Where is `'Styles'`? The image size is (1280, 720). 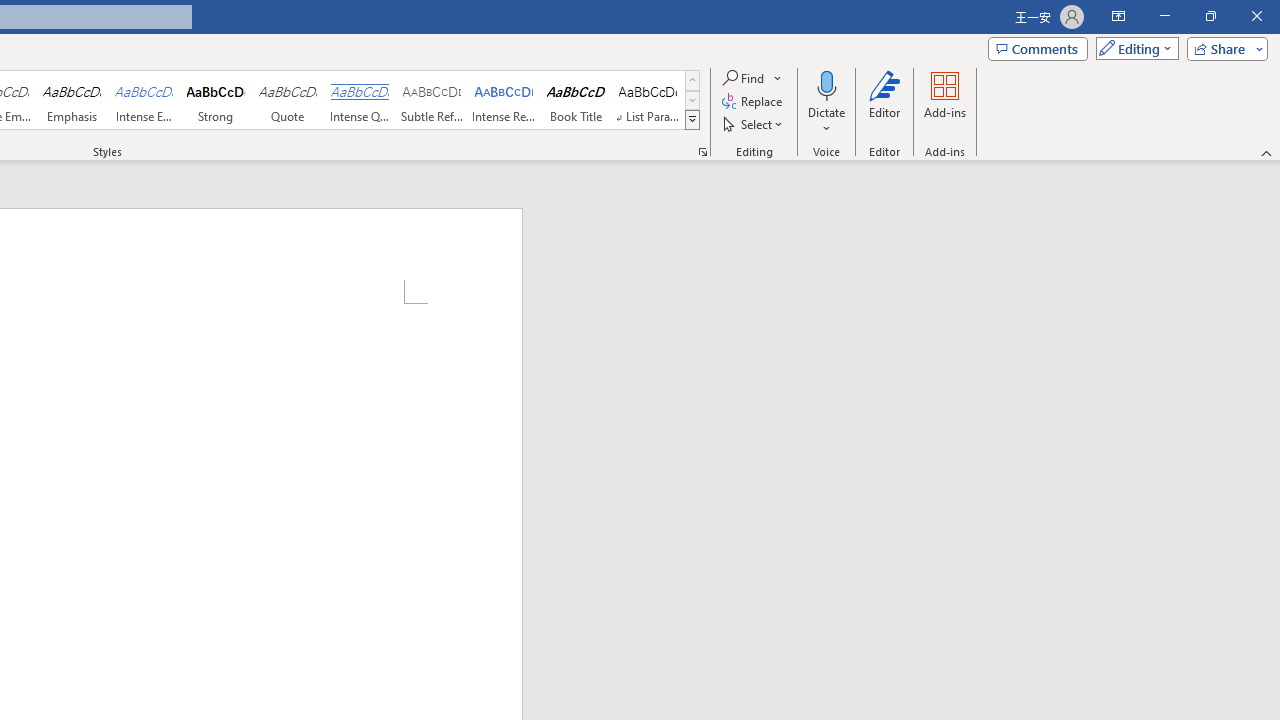
'Styles' is located at coordinates (692, 120).